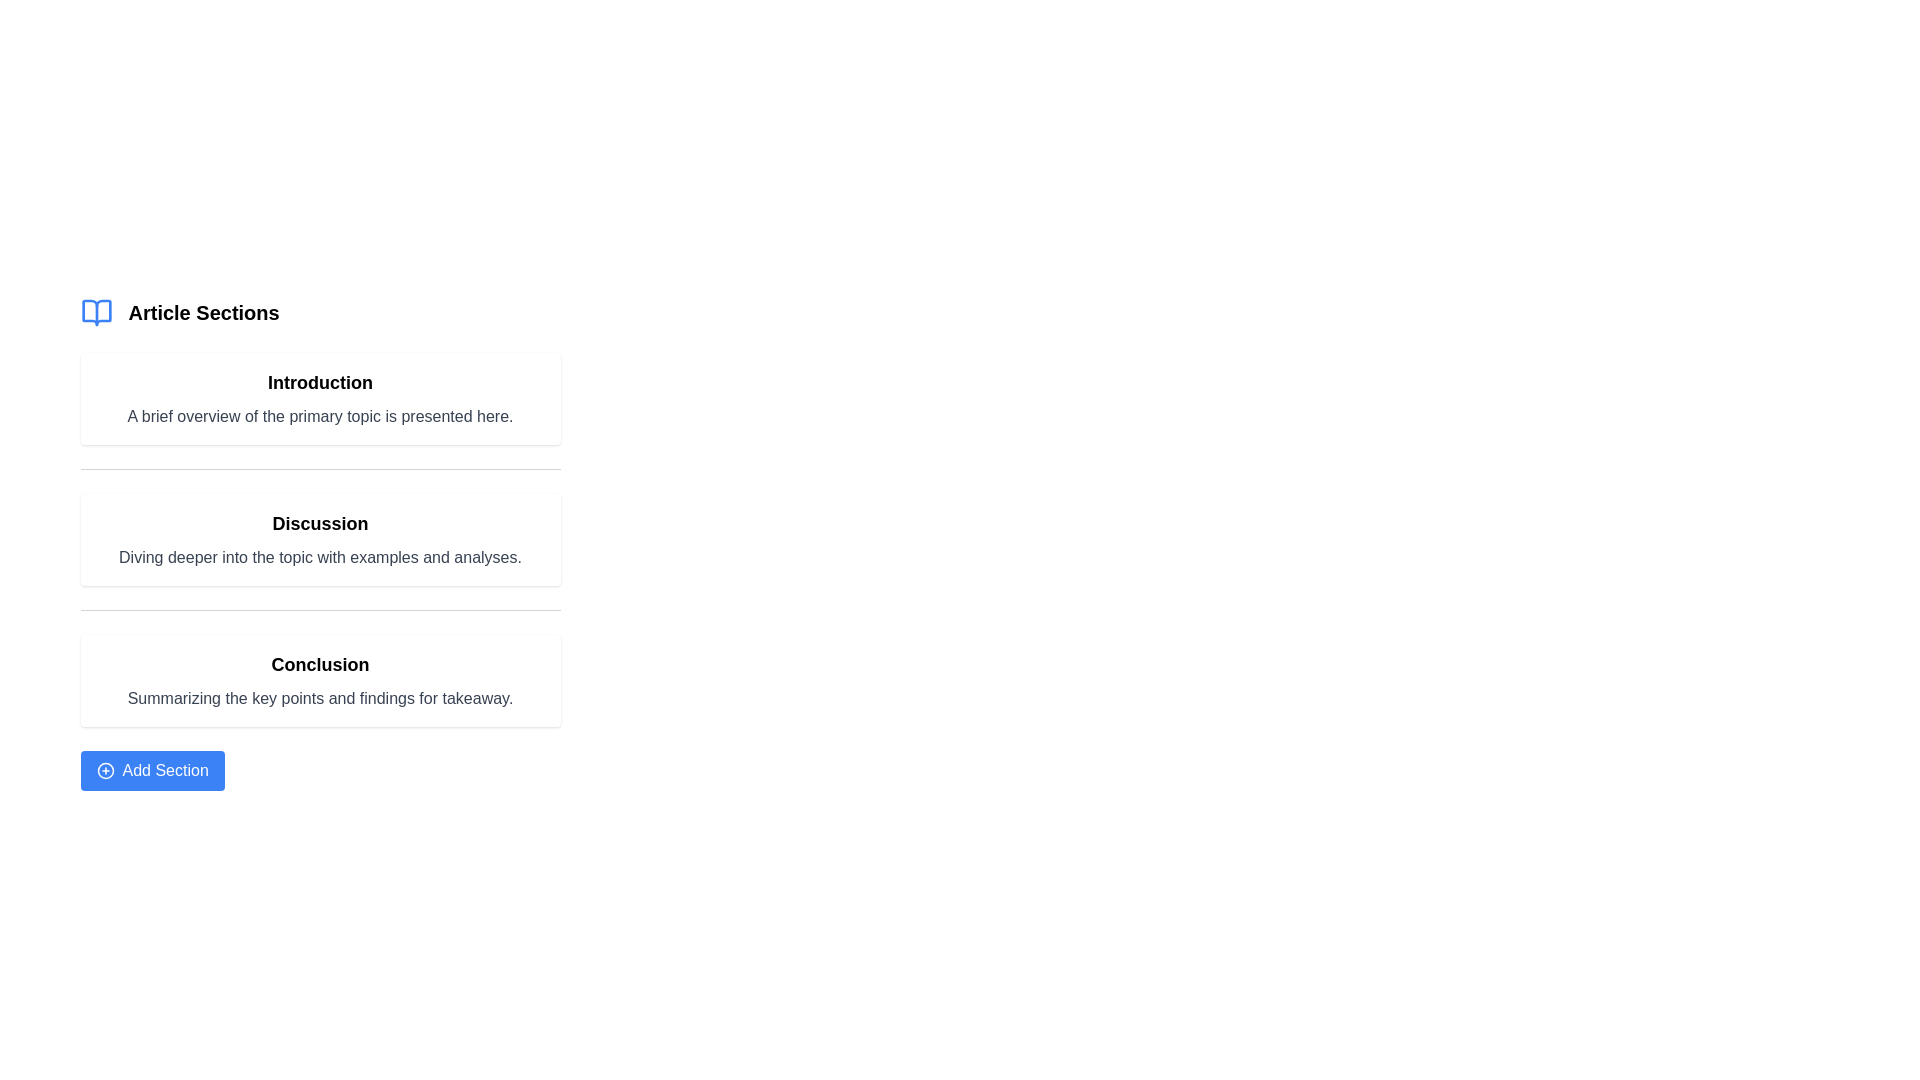  What do you see at coordinates (151, 770) in the screenshot?
I see `the button that triggers the addition of a new section, located at the bottom of the UI, under all section cards, aligned towards the left` at bounding box center [151, 770].